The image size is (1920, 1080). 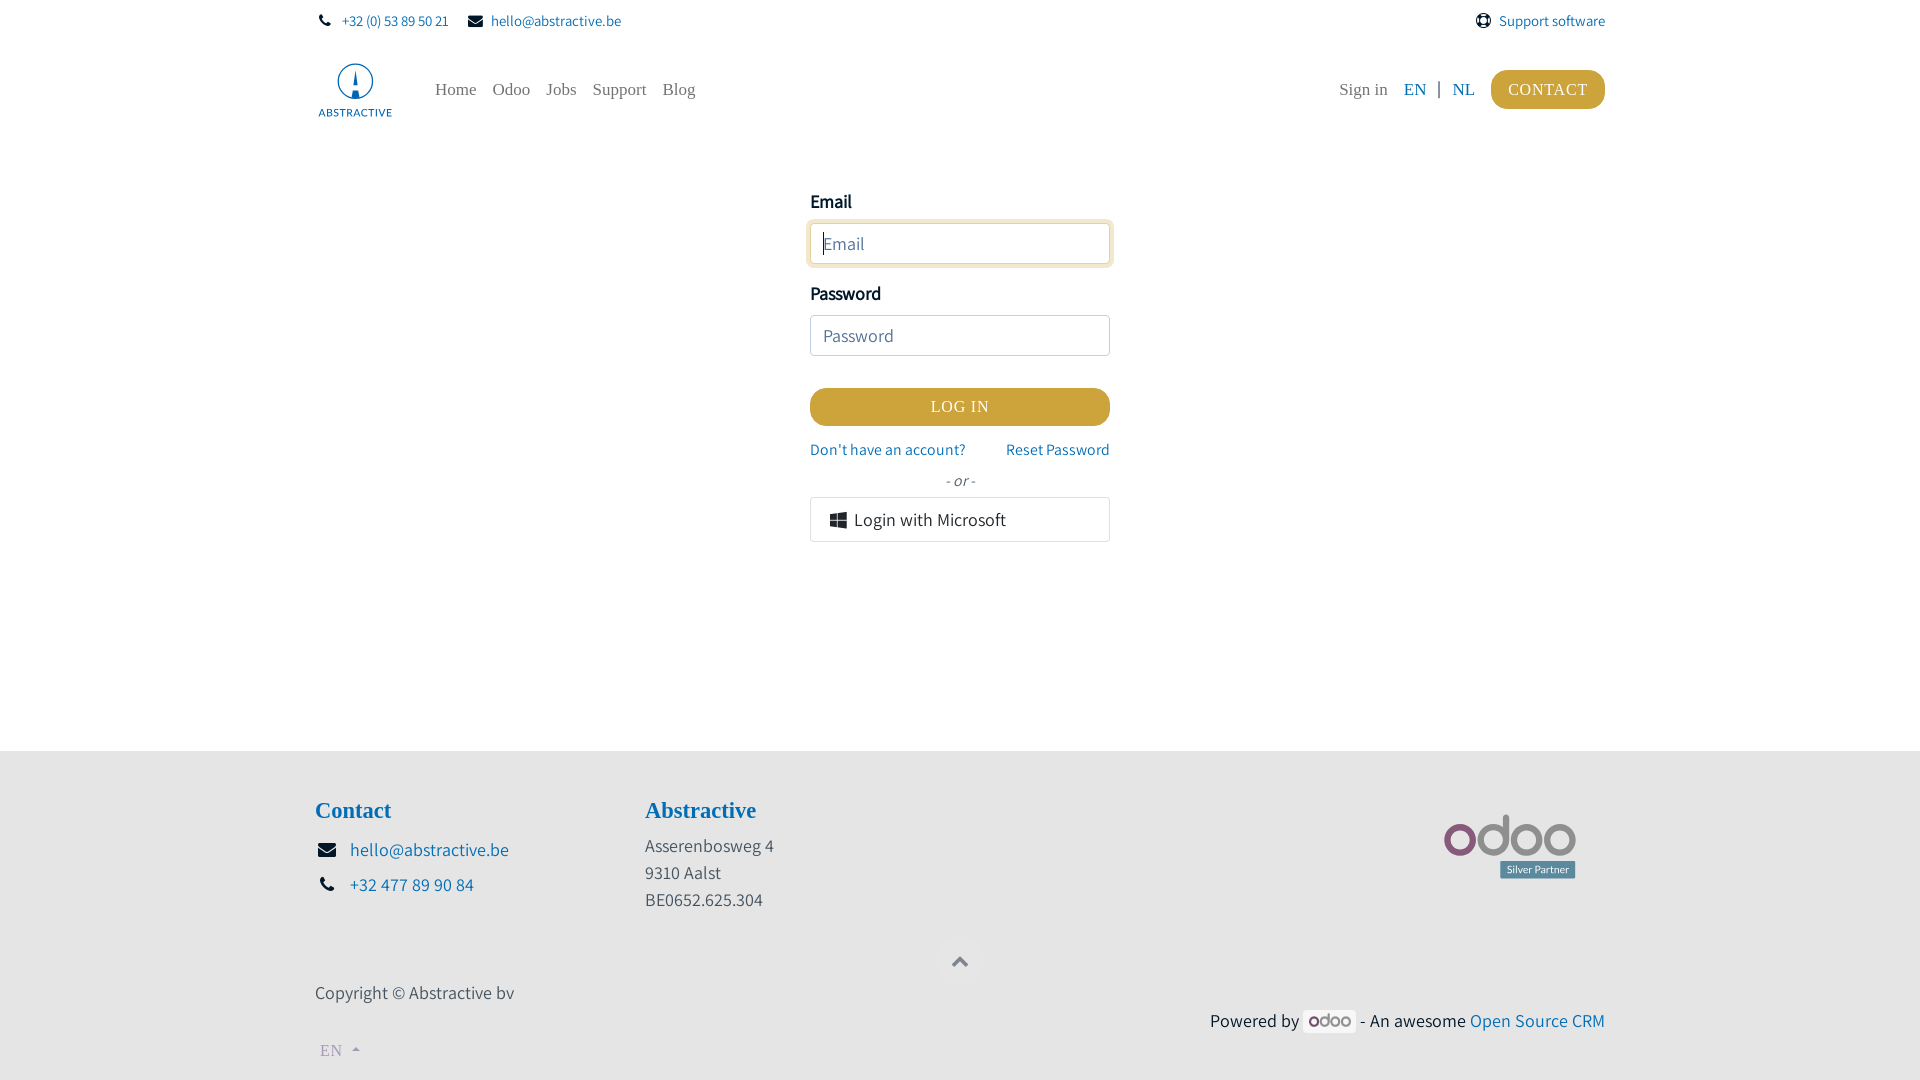 I want to click on '+32 (0) 53 89 50 21', so click(x=341, y=20).